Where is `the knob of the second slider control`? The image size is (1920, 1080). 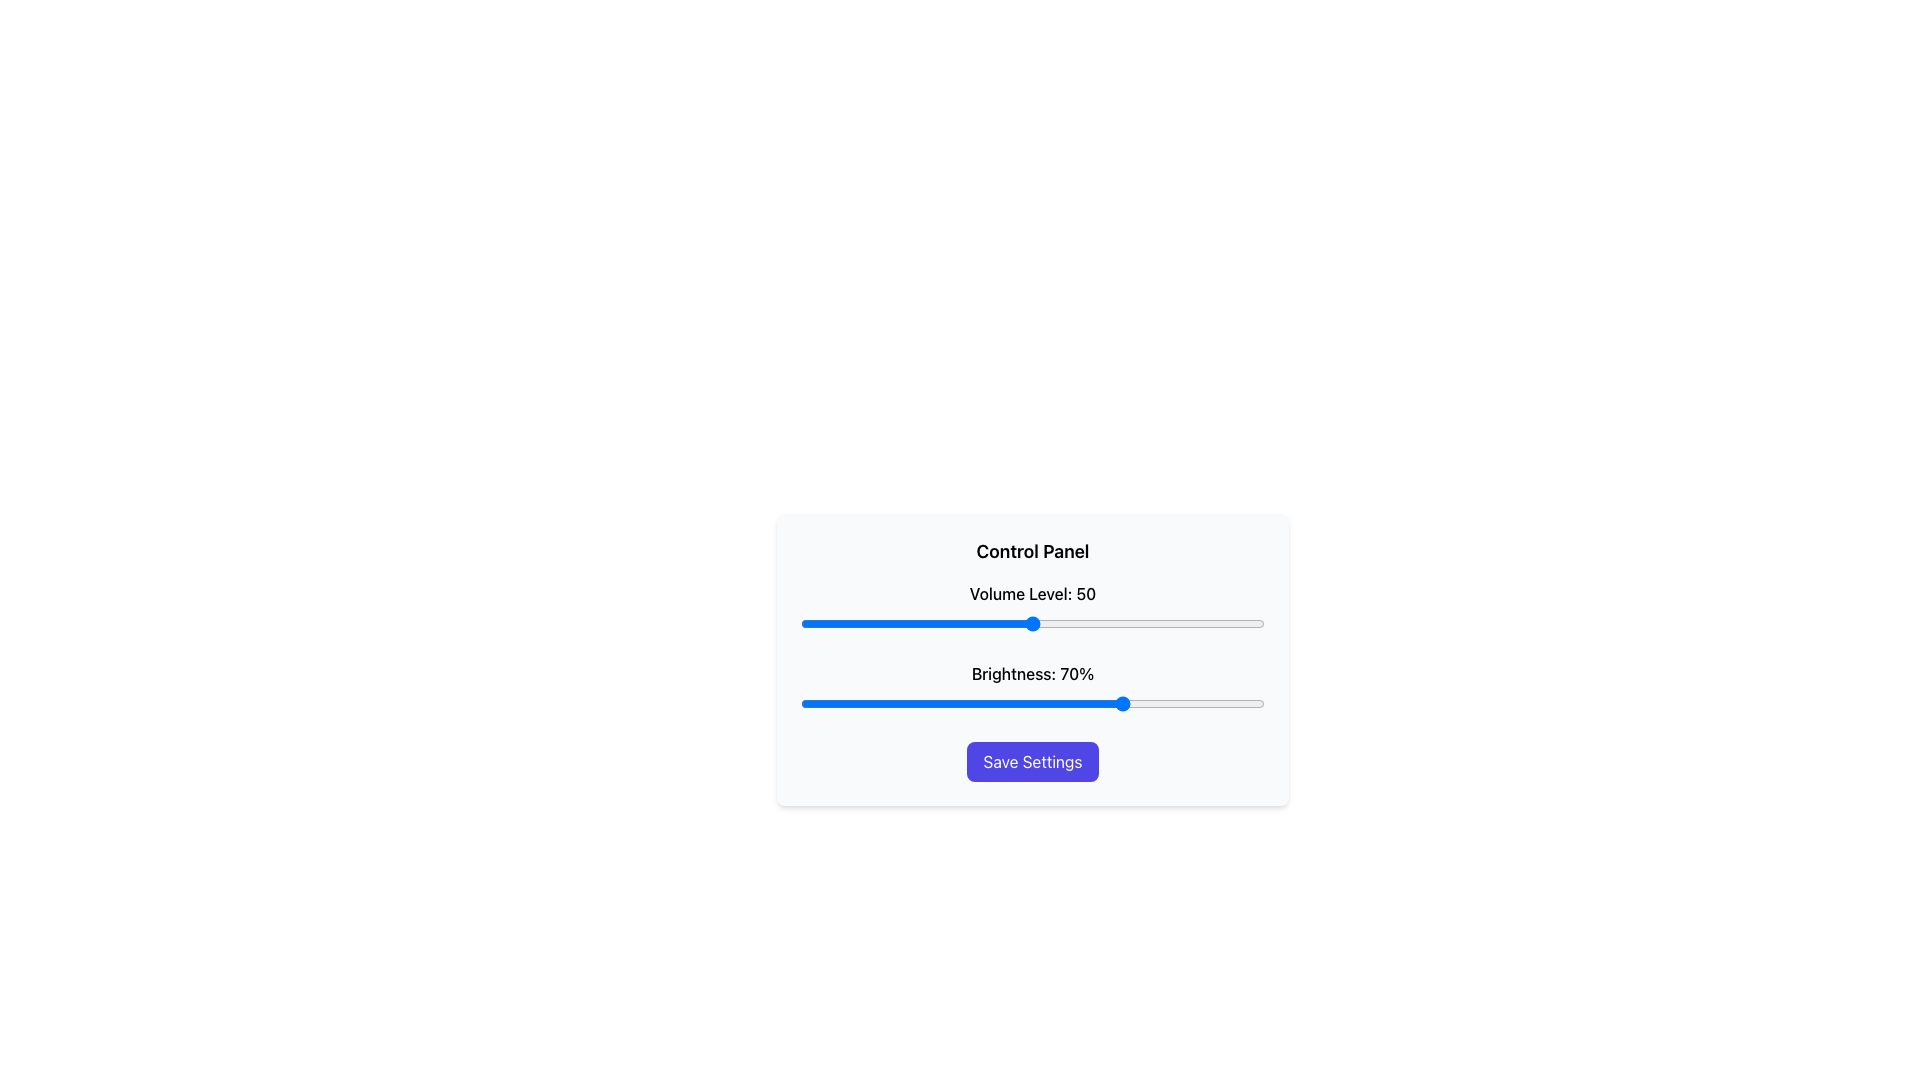
the knob of the second slider control is located at coordinates (1032, 703).